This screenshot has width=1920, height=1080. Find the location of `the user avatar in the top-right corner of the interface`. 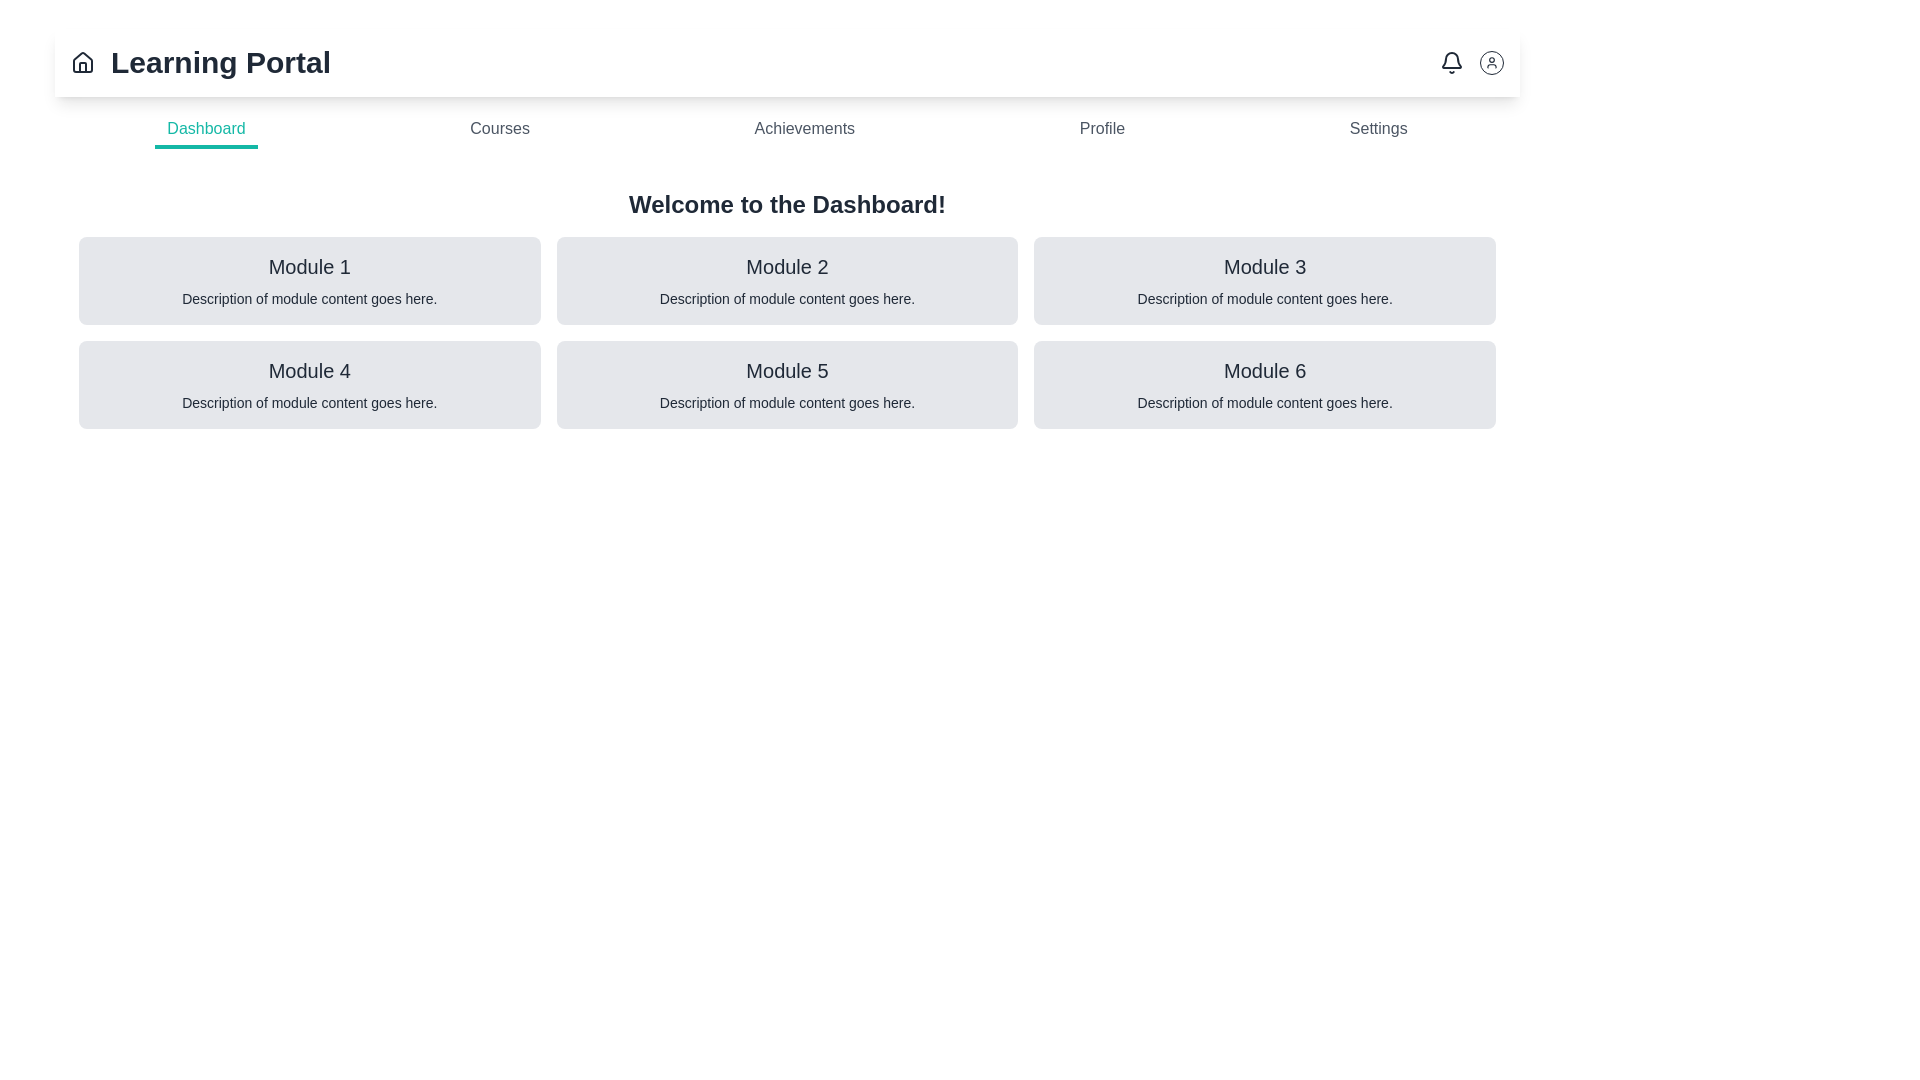

the user avatar in the top-right corner of the interface is located at coordinates (1472, 61).